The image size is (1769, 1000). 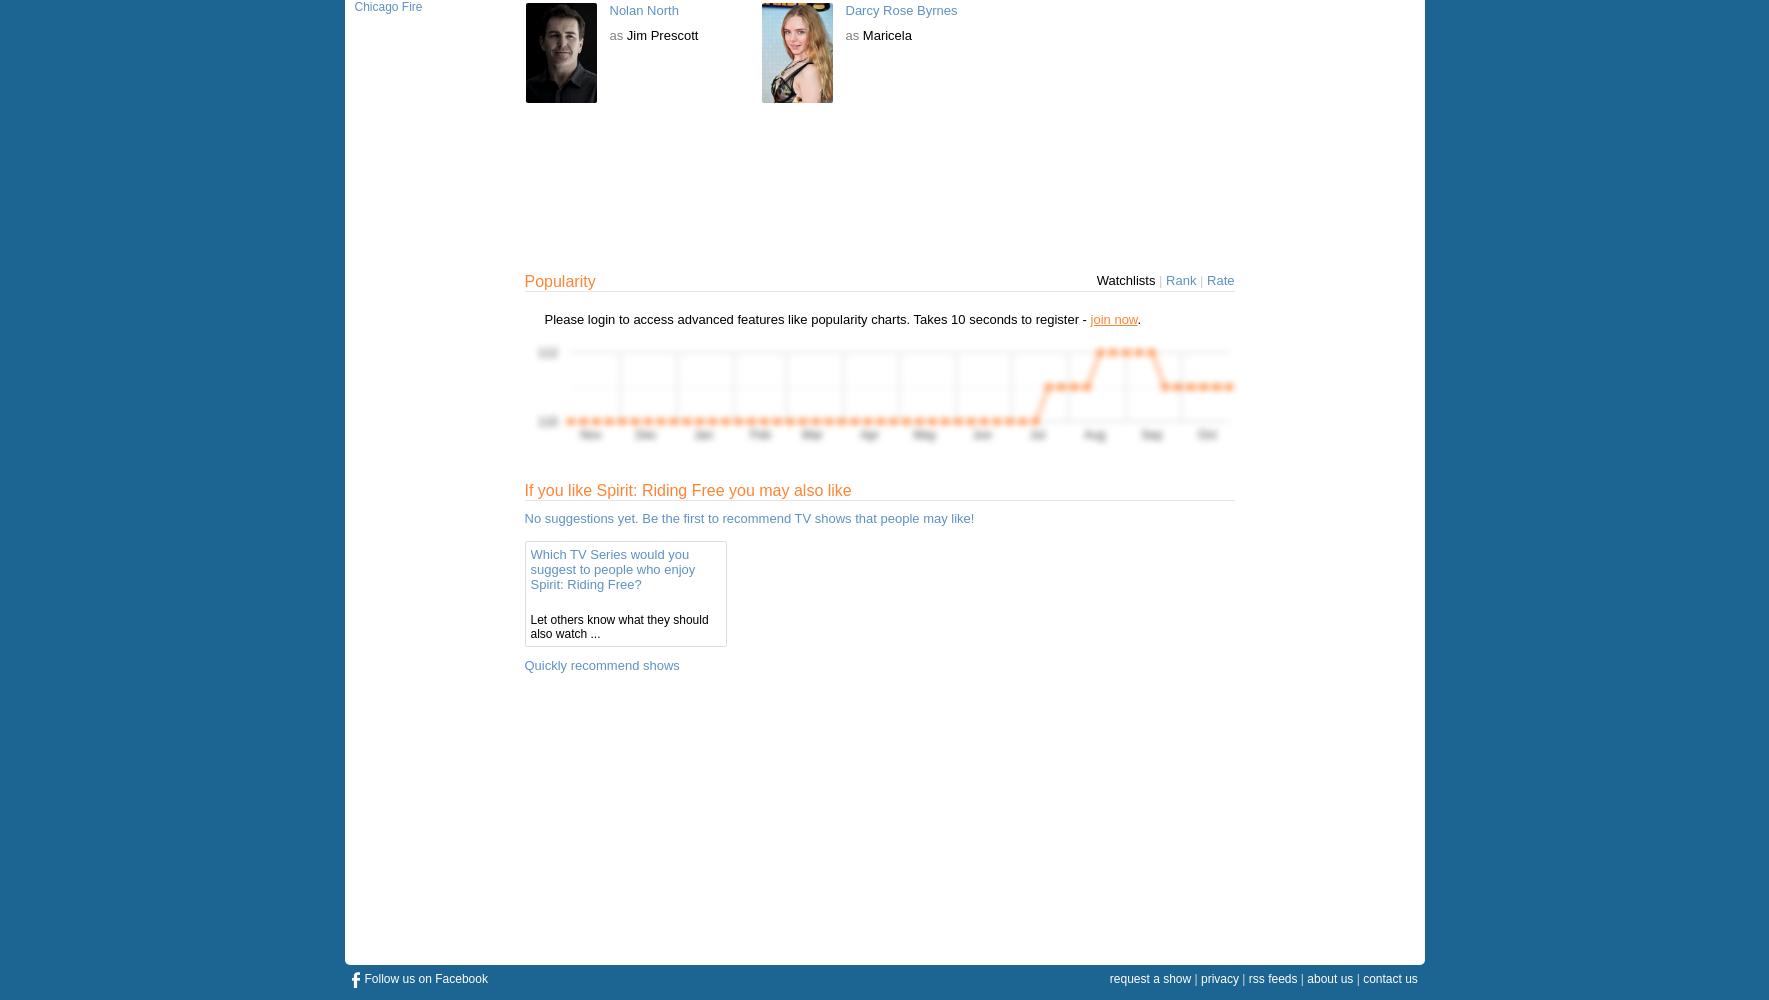 I want to click on 'Which TV Series would you suggest to people who enjoy Spirit: Riding Free?', so click(x=612, y=568).